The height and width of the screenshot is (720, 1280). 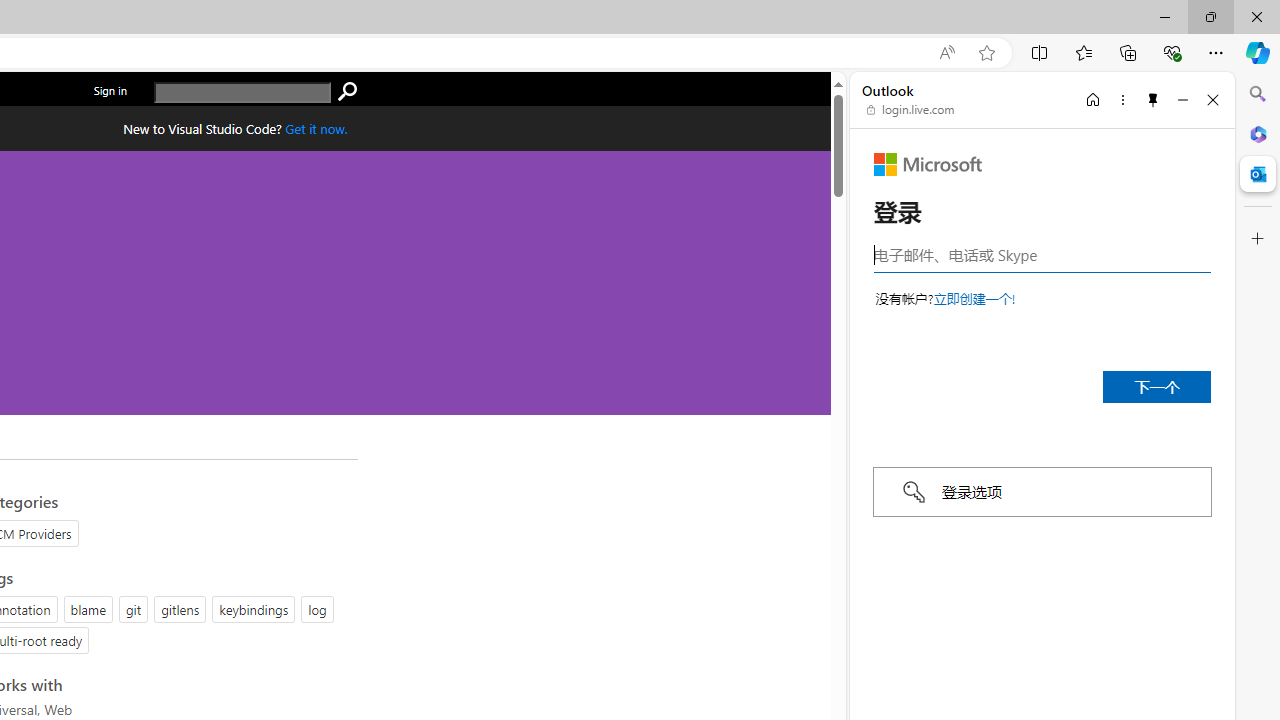 What do you see at coordinates (927, 163) in the screenshot?
I see `'Microsoft'` at bounding box center [927, 163].